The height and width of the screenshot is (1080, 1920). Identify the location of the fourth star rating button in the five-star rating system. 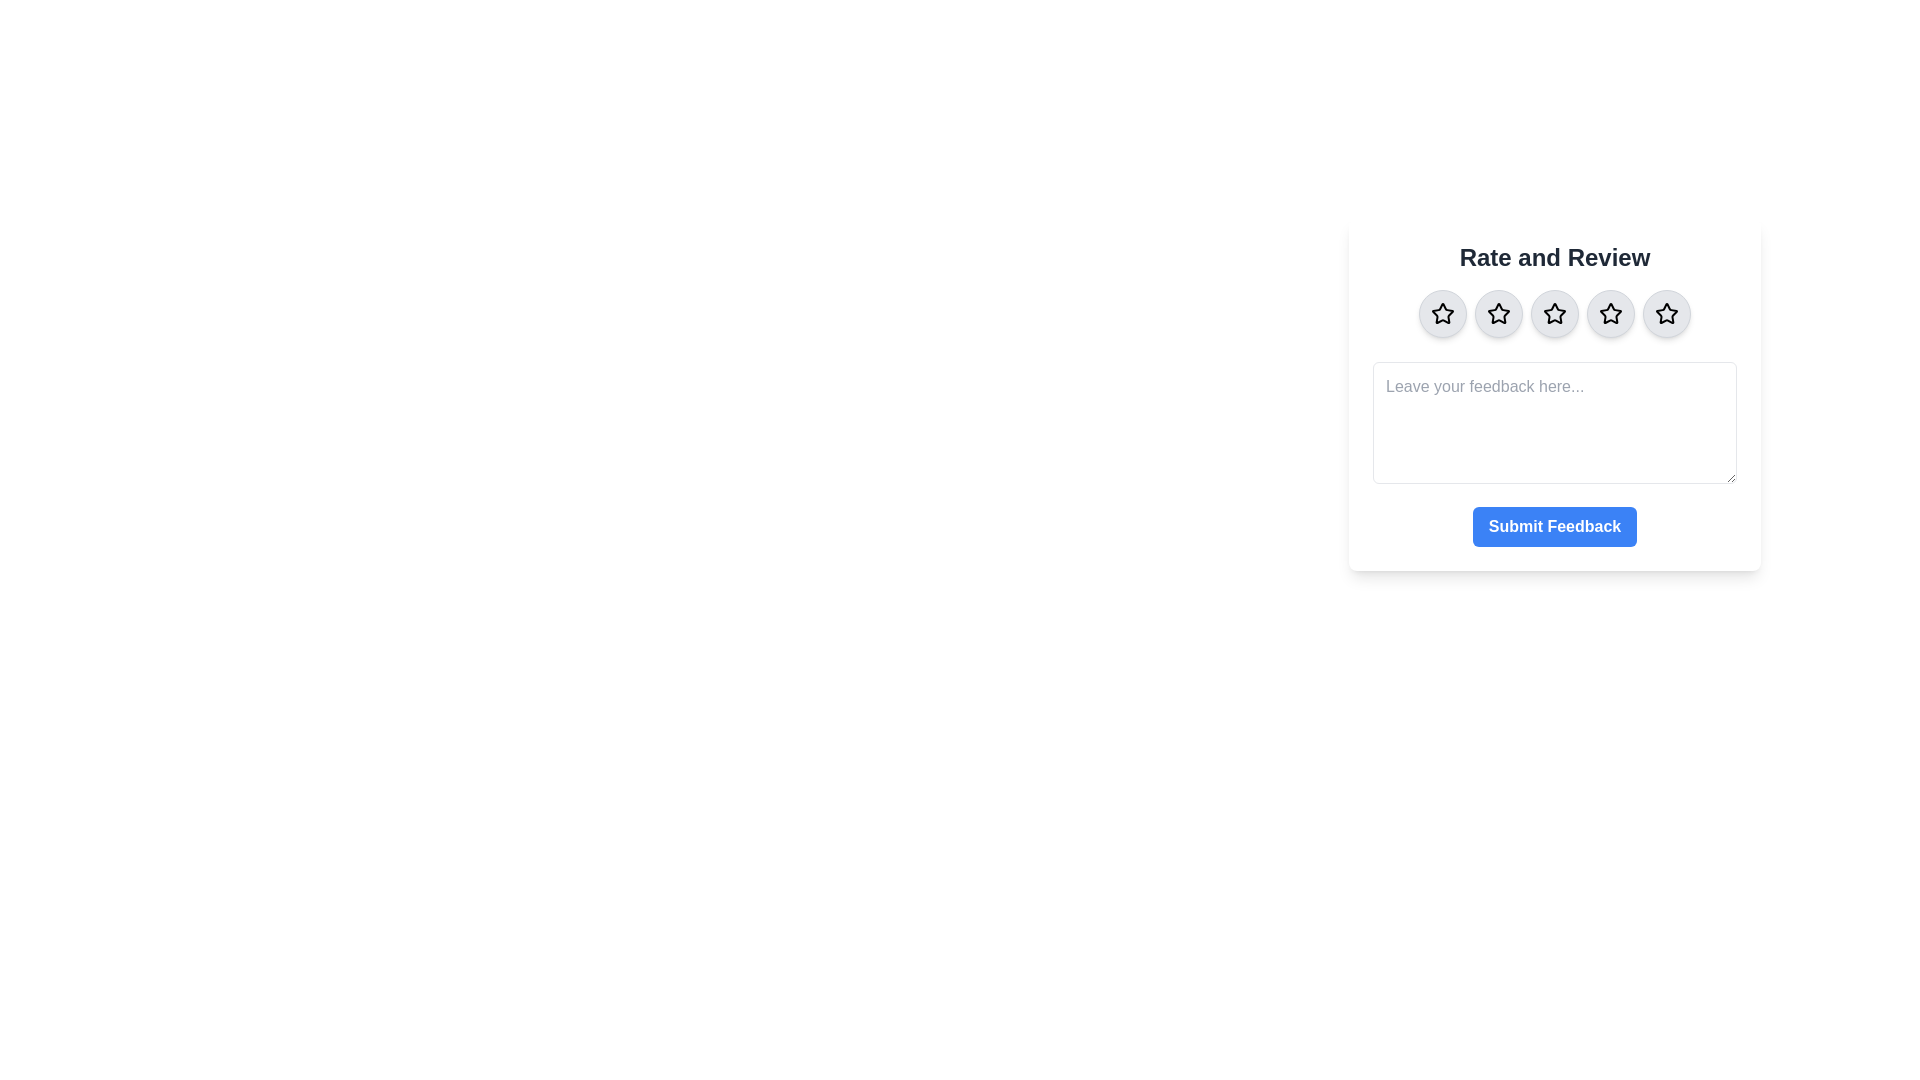
(1611, 313).